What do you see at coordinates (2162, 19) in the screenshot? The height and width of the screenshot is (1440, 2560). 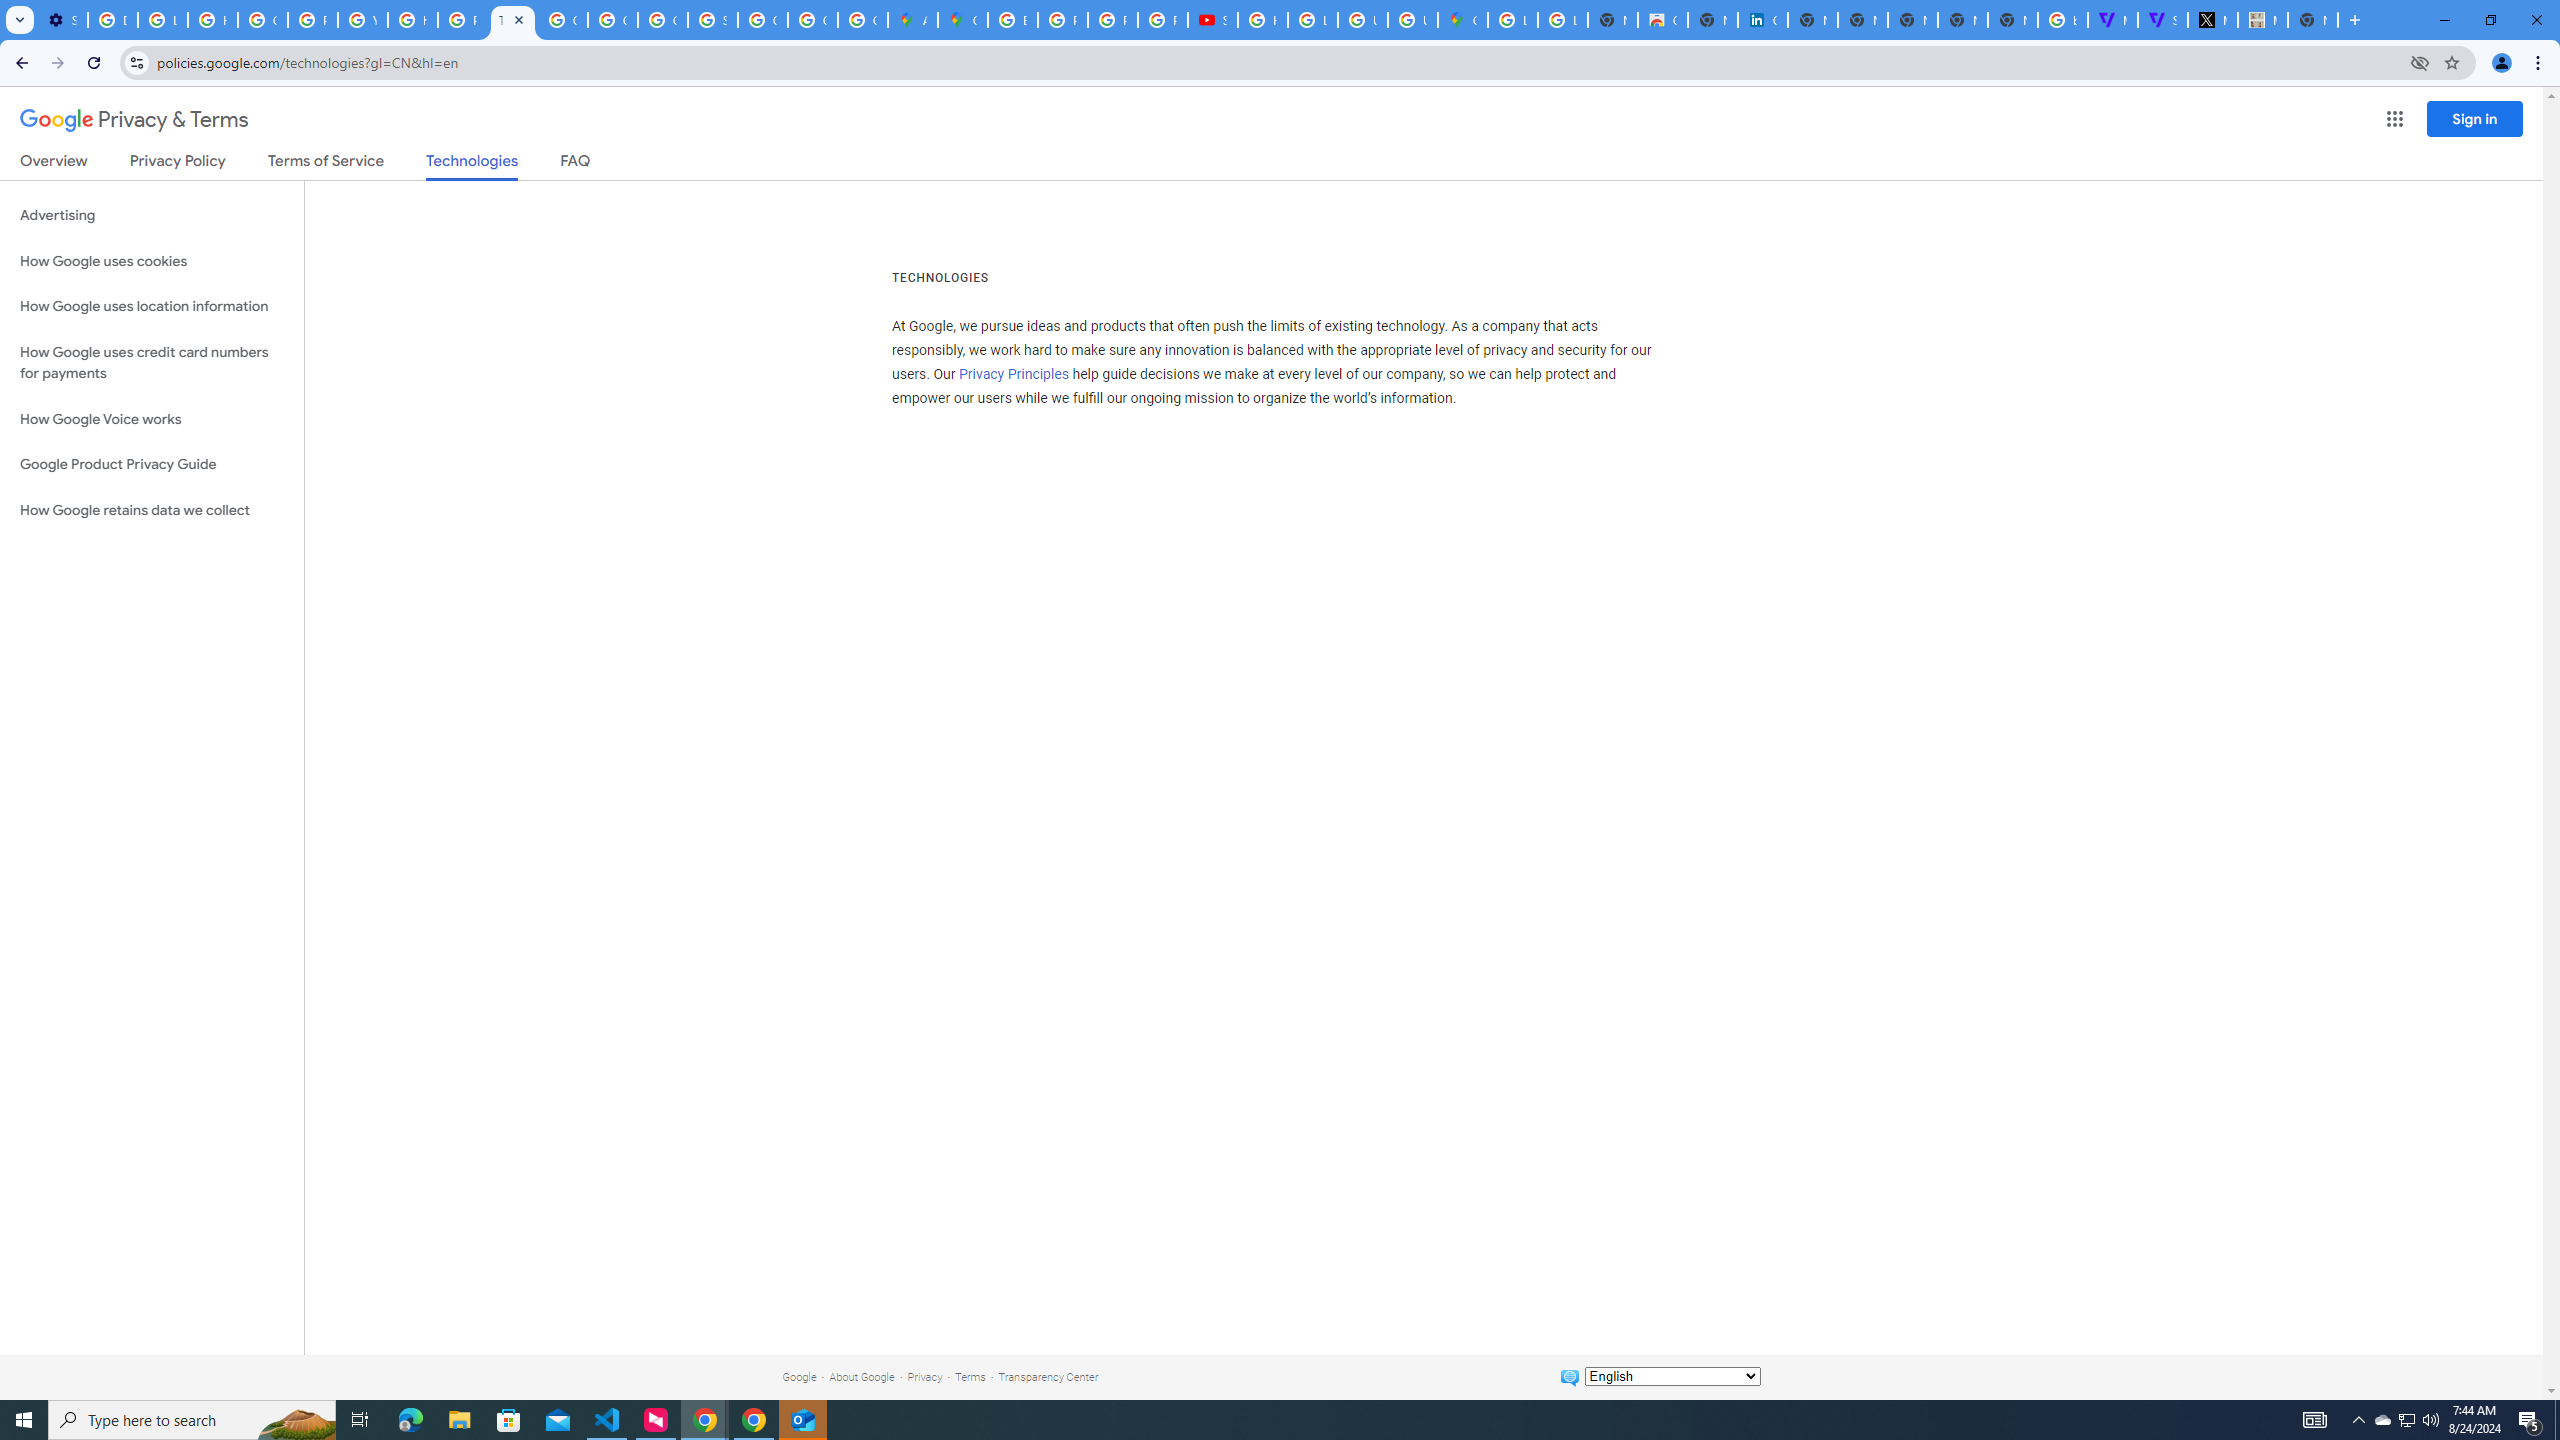 I see `'Streaming - The Verge'` at bounding box center [2162, 19].